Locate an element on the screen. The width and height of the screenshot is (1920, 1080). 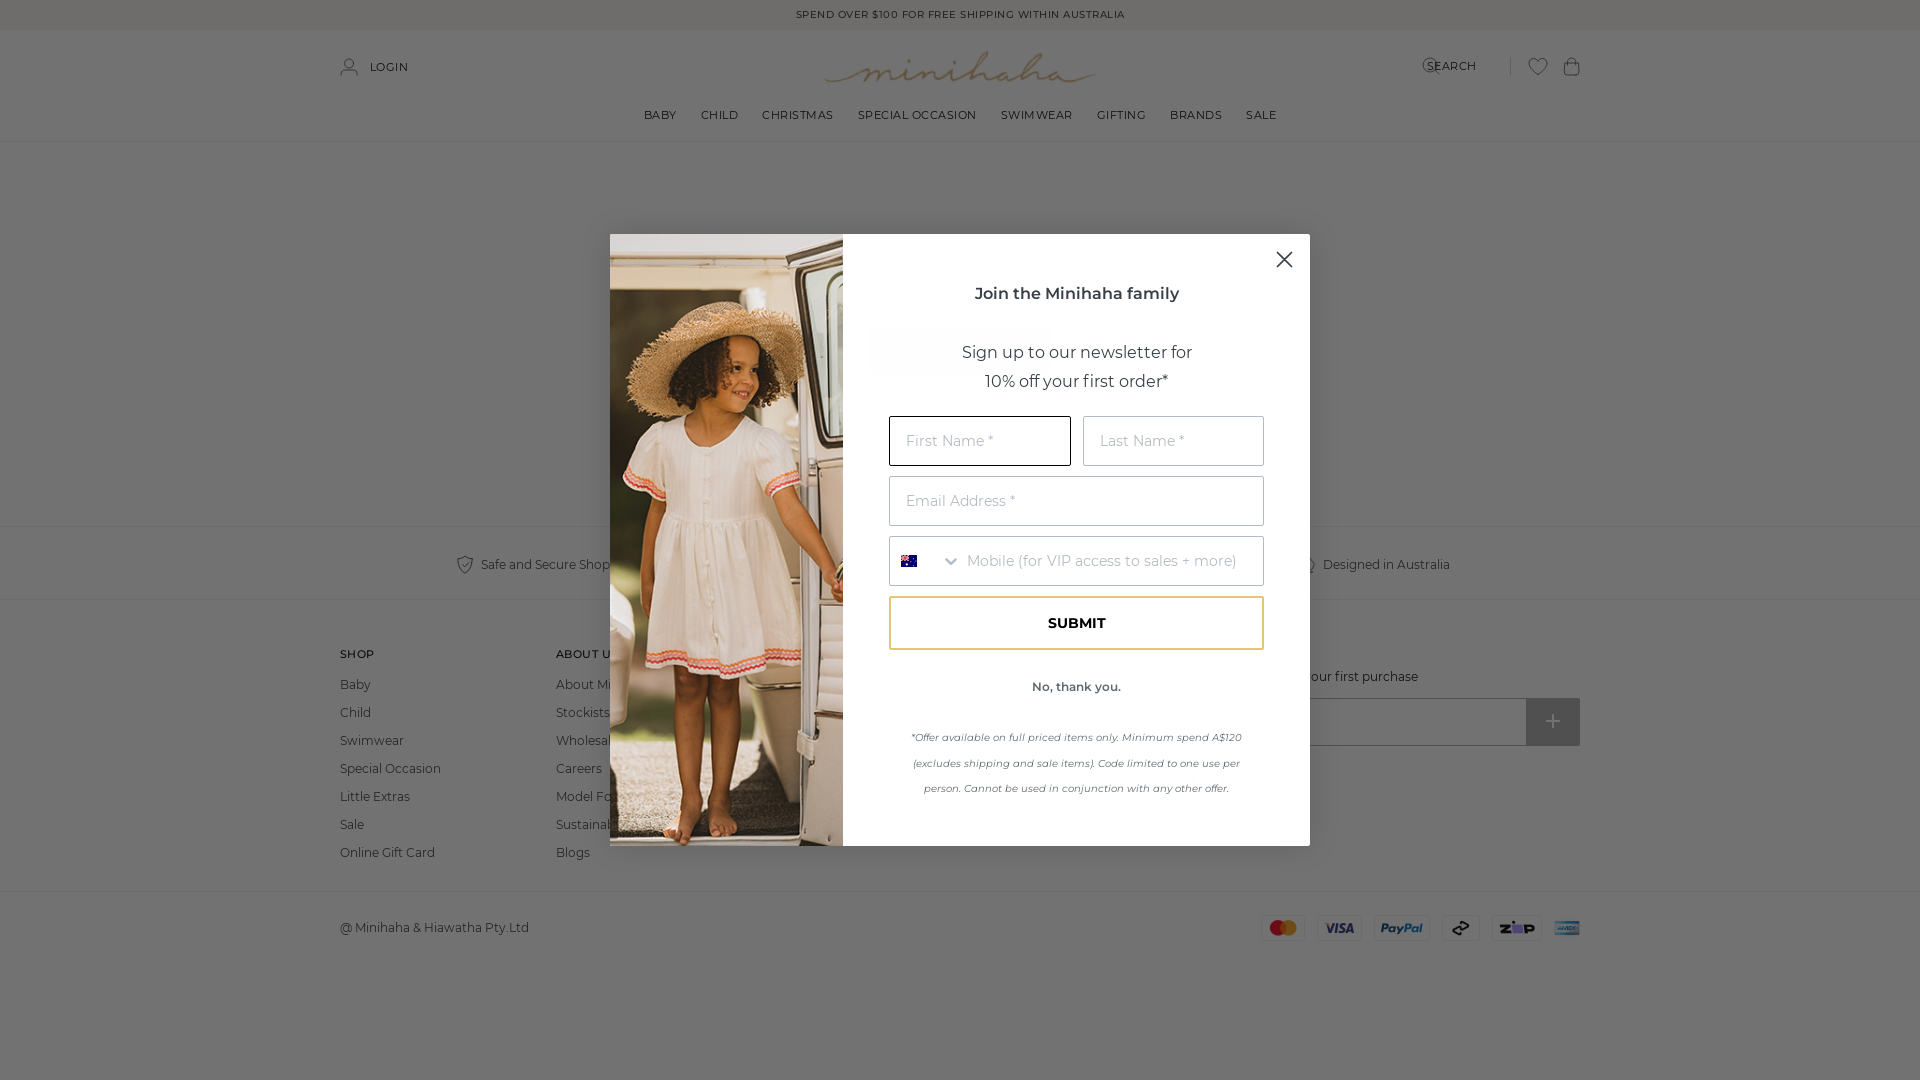
'Australia' is located at coordinates (907, 560).